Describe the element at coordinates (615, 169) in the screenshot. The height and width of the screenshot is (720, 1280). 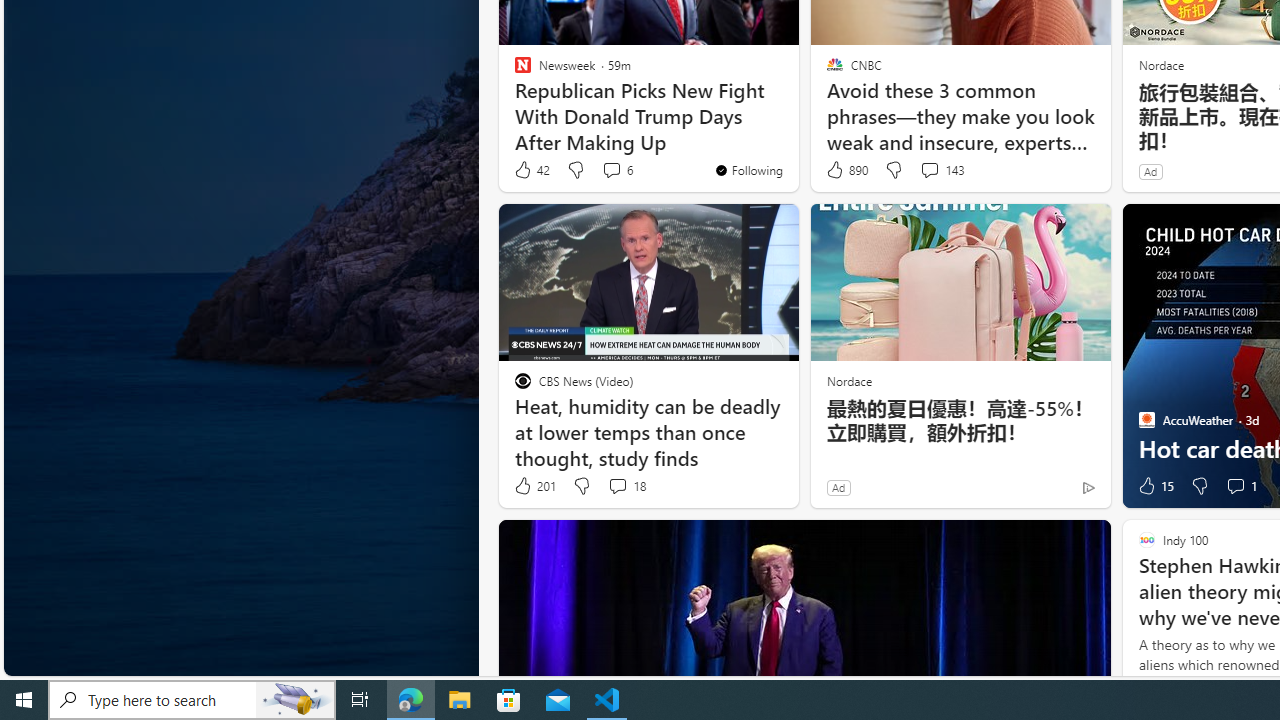
I see `'View comments 6 Comment'` at that location.